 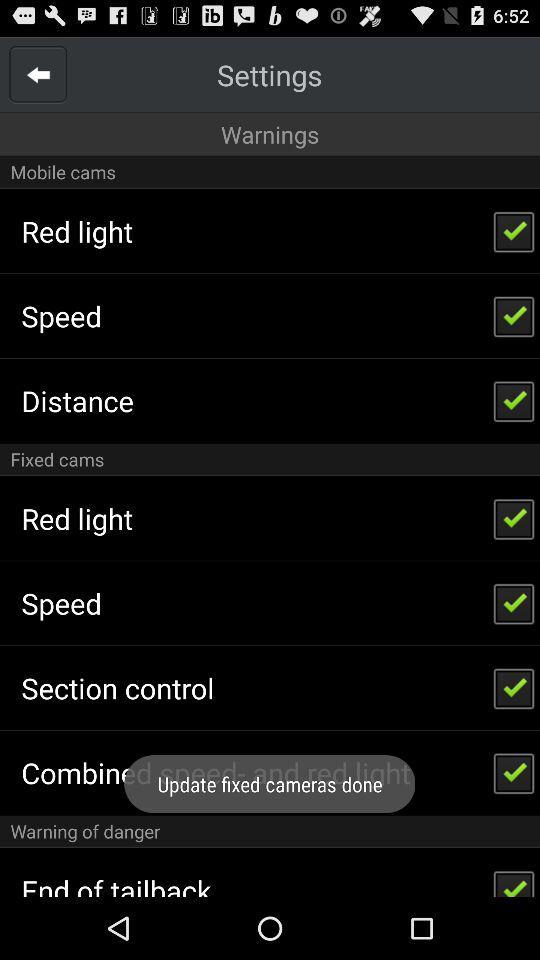 I want to click on the check box which is beside section control, so click(x=514, y=688).